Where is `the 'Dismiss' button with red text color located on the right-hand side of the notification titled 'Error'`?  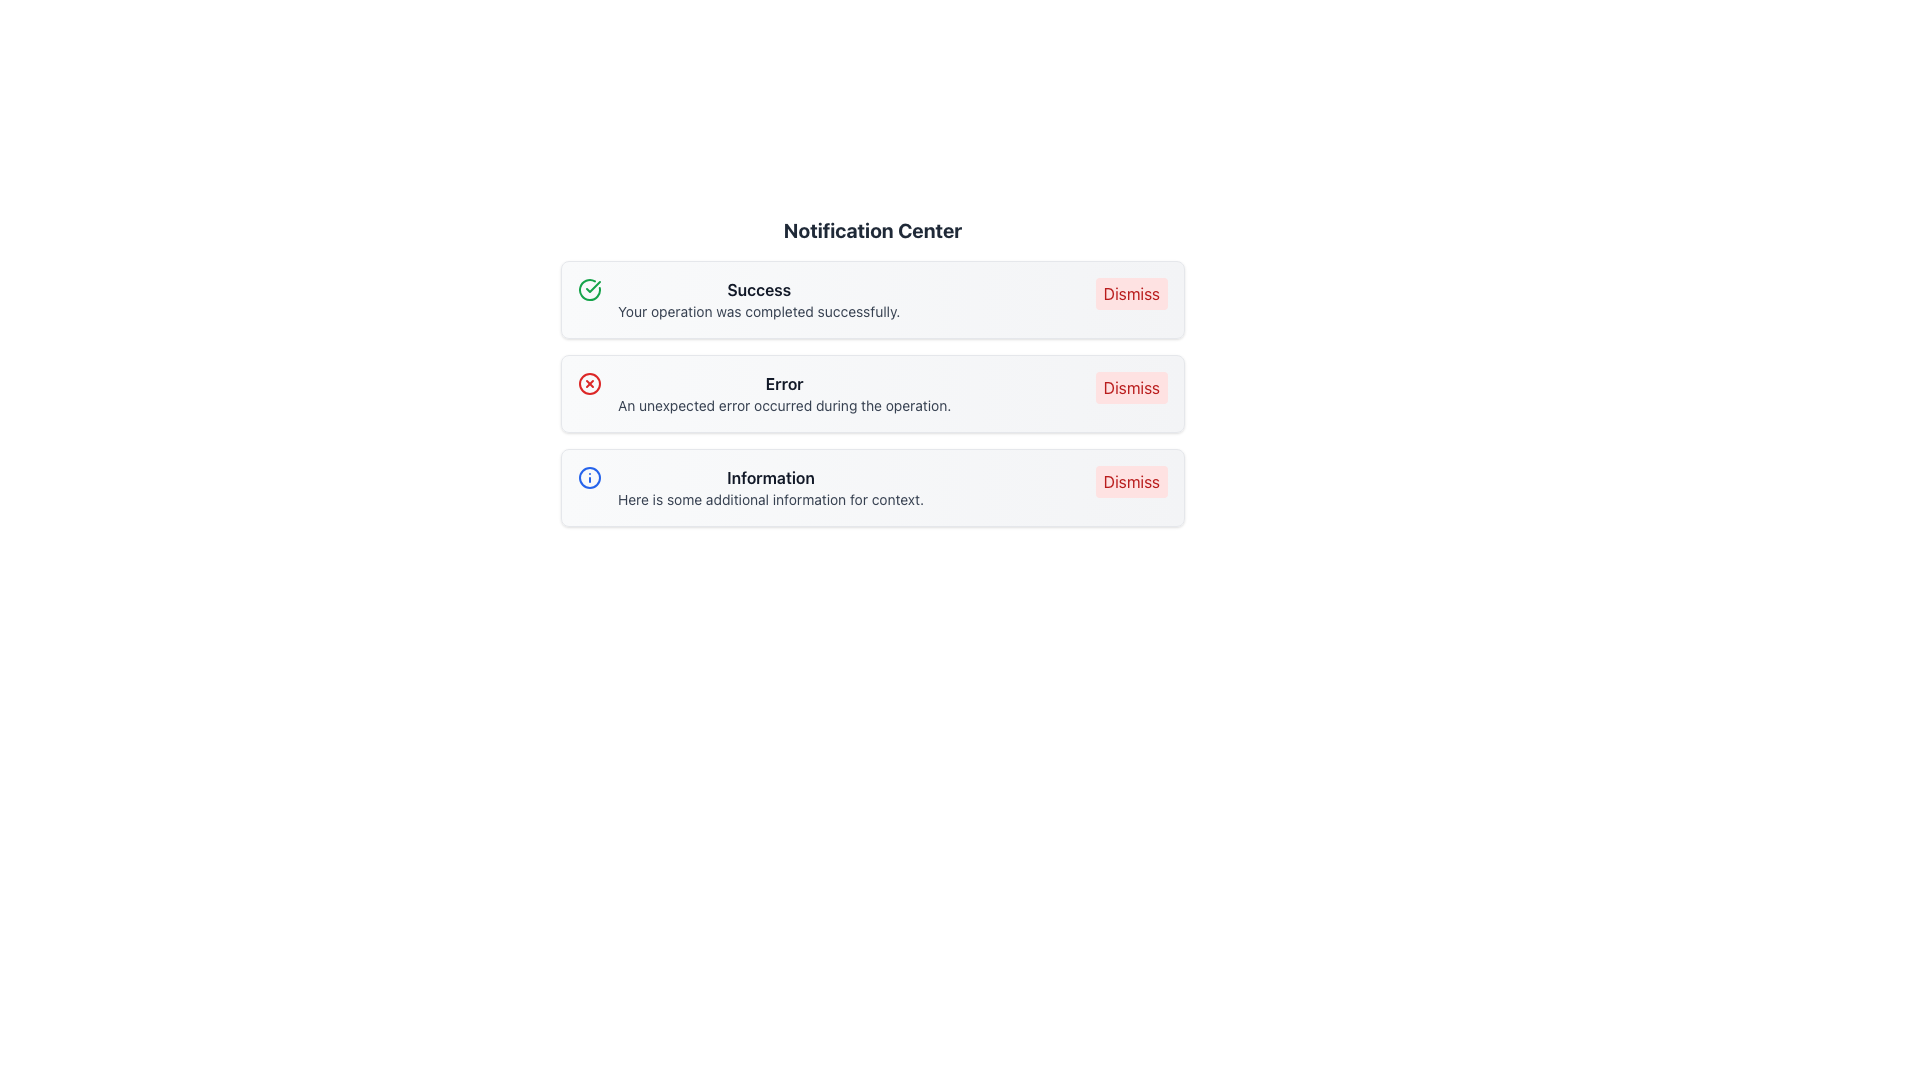 the 'Dismiss' button with red text color located on the right-hand side of the notification titled 'Error' is located at coordinates (1131, 388).